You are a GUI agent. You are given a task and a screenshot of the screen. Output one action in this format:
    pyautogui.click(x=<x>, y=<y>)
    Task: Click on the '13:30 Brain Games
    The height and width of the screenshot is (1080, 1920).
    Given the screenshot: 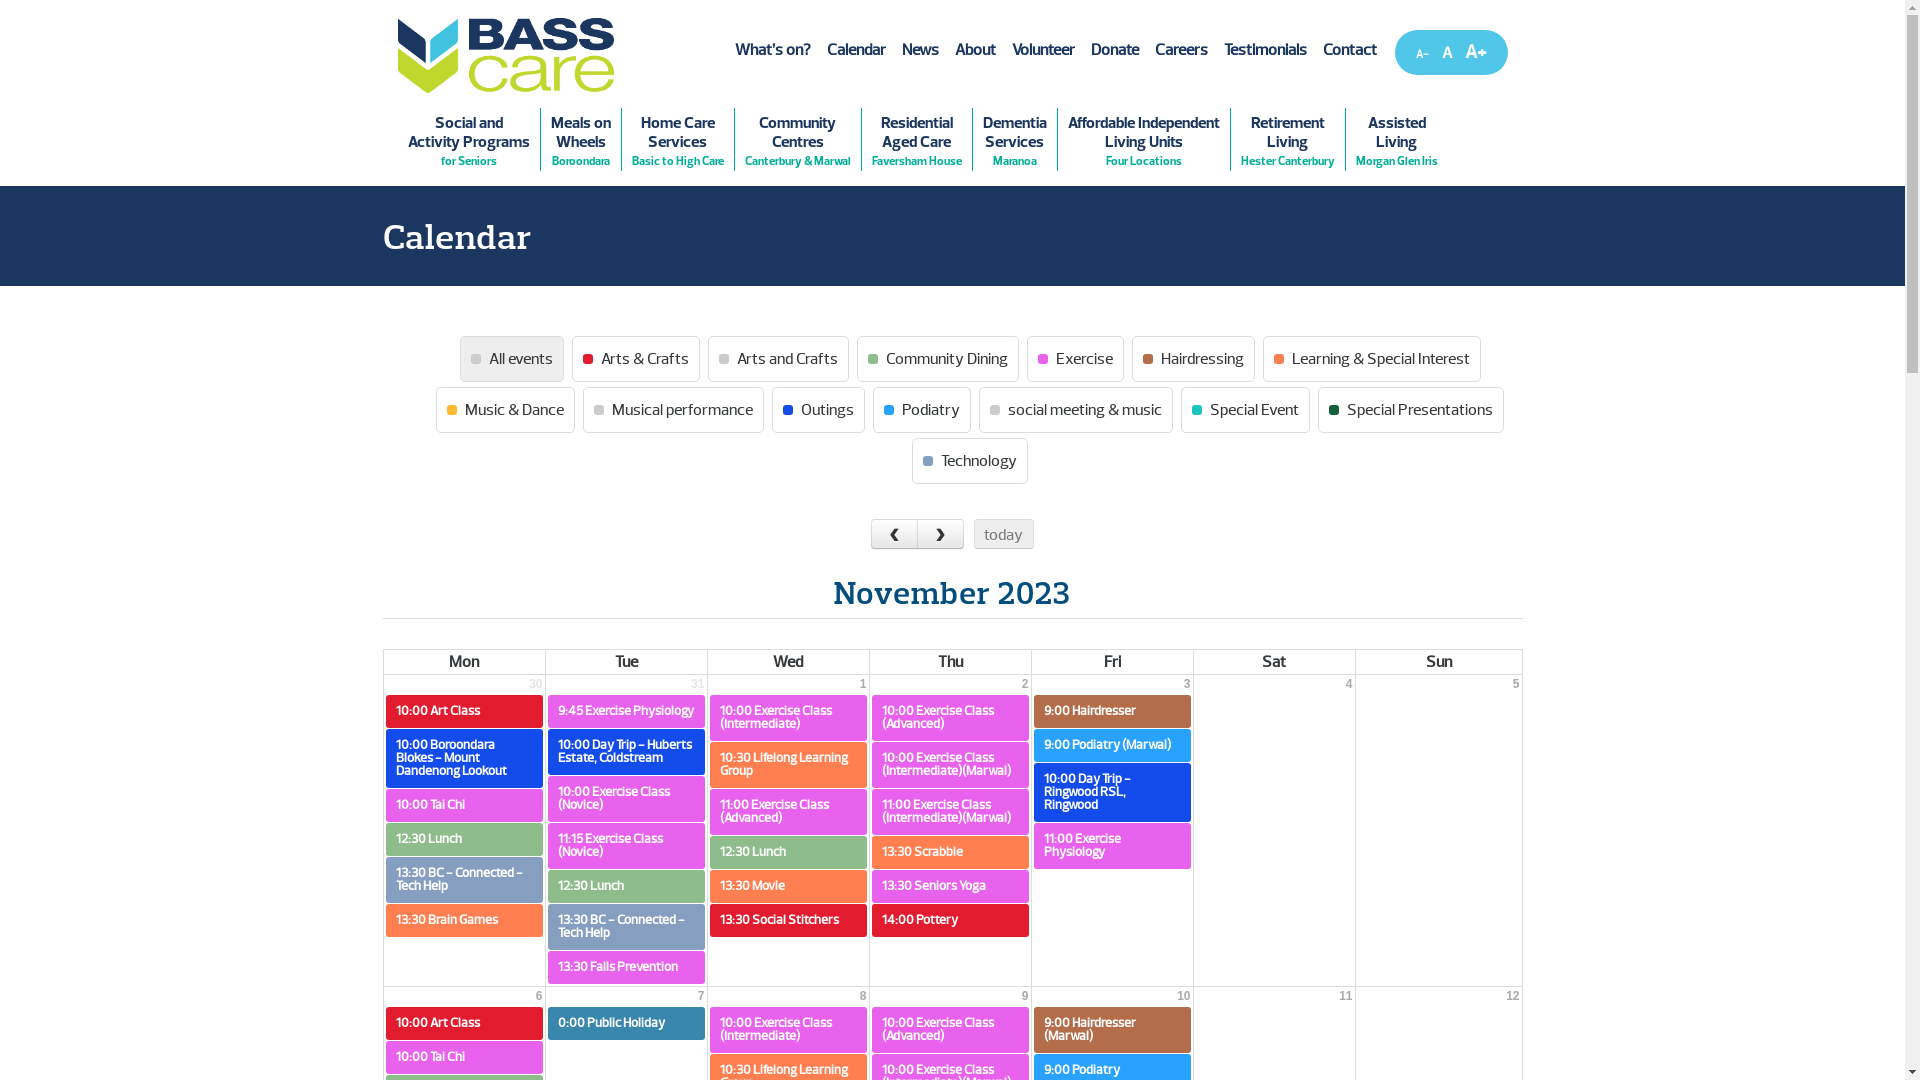 What is the action you would take?
    pyautogui.click(x=463, y=920)
    